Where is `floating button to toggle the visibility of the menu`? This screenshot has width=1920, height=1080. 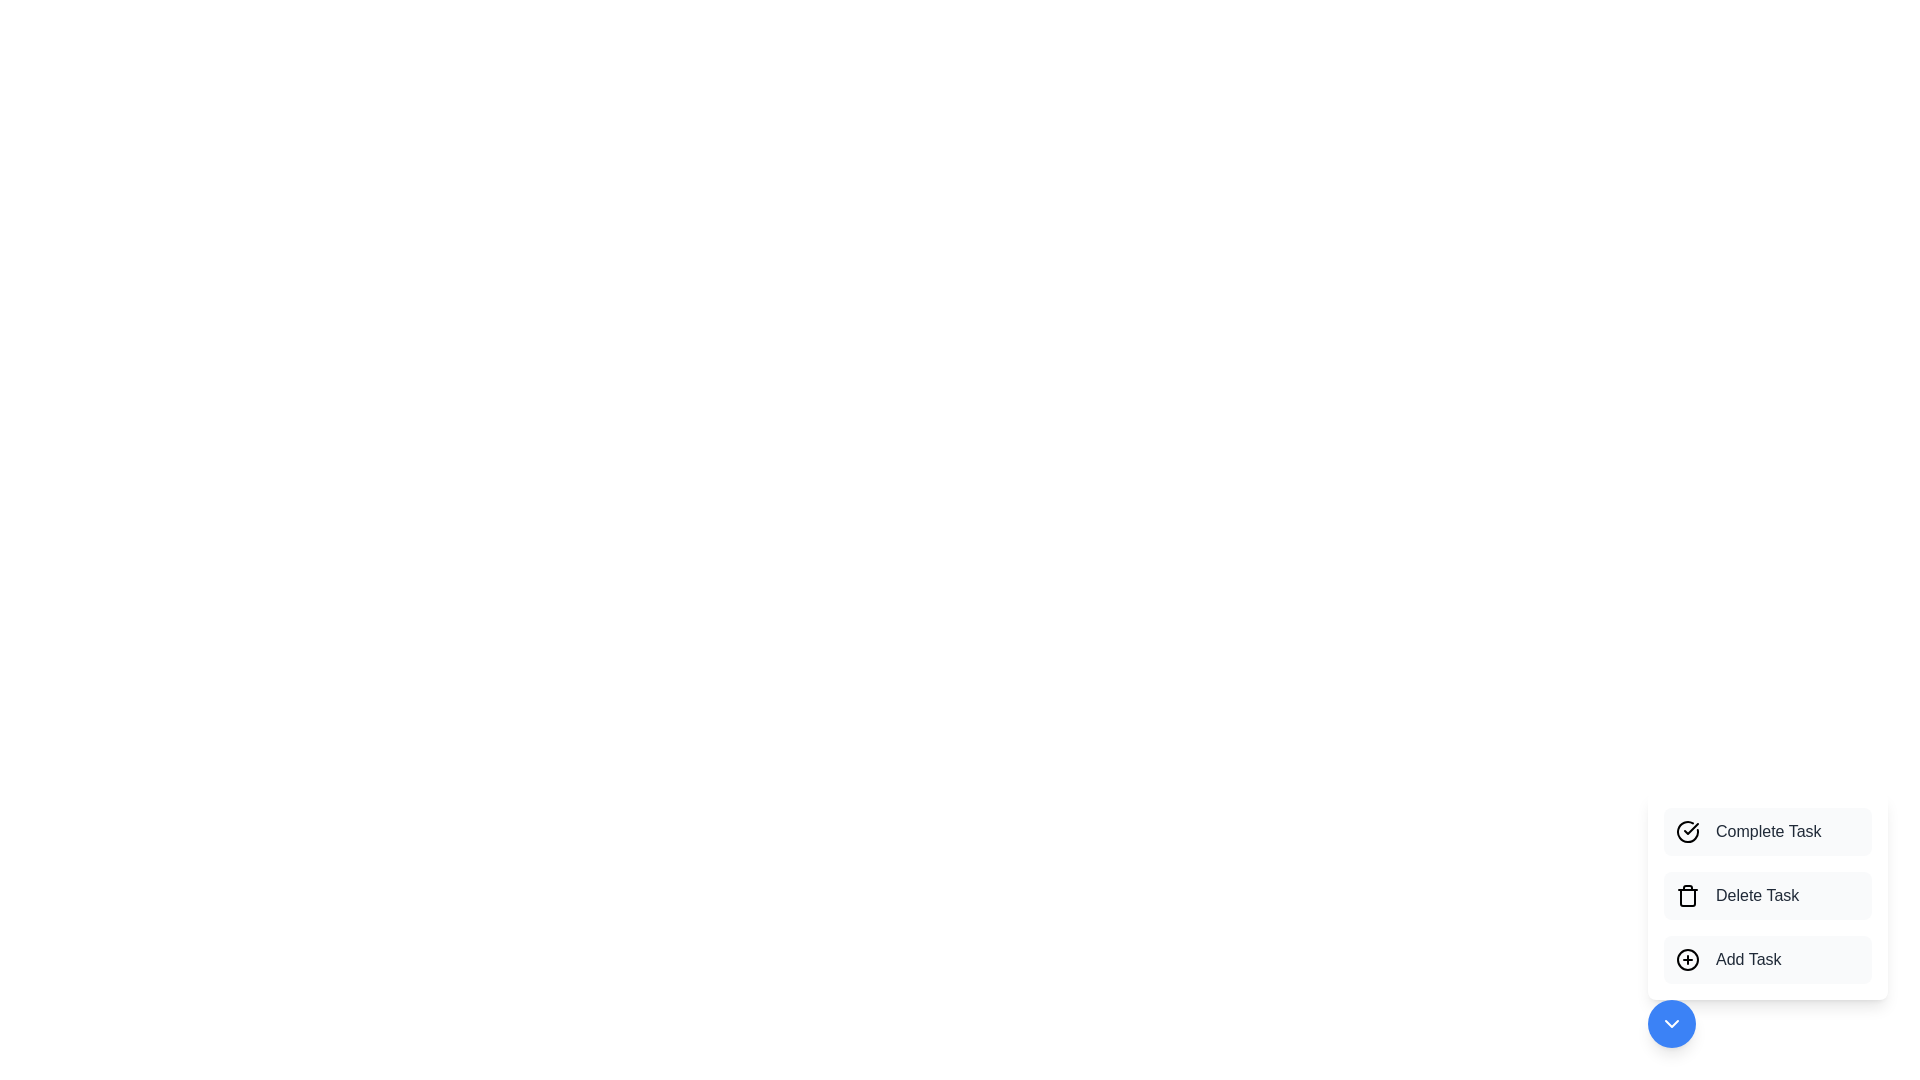
floating button to toggle the visibility of the menu is located at coordinates (1671, 1023).